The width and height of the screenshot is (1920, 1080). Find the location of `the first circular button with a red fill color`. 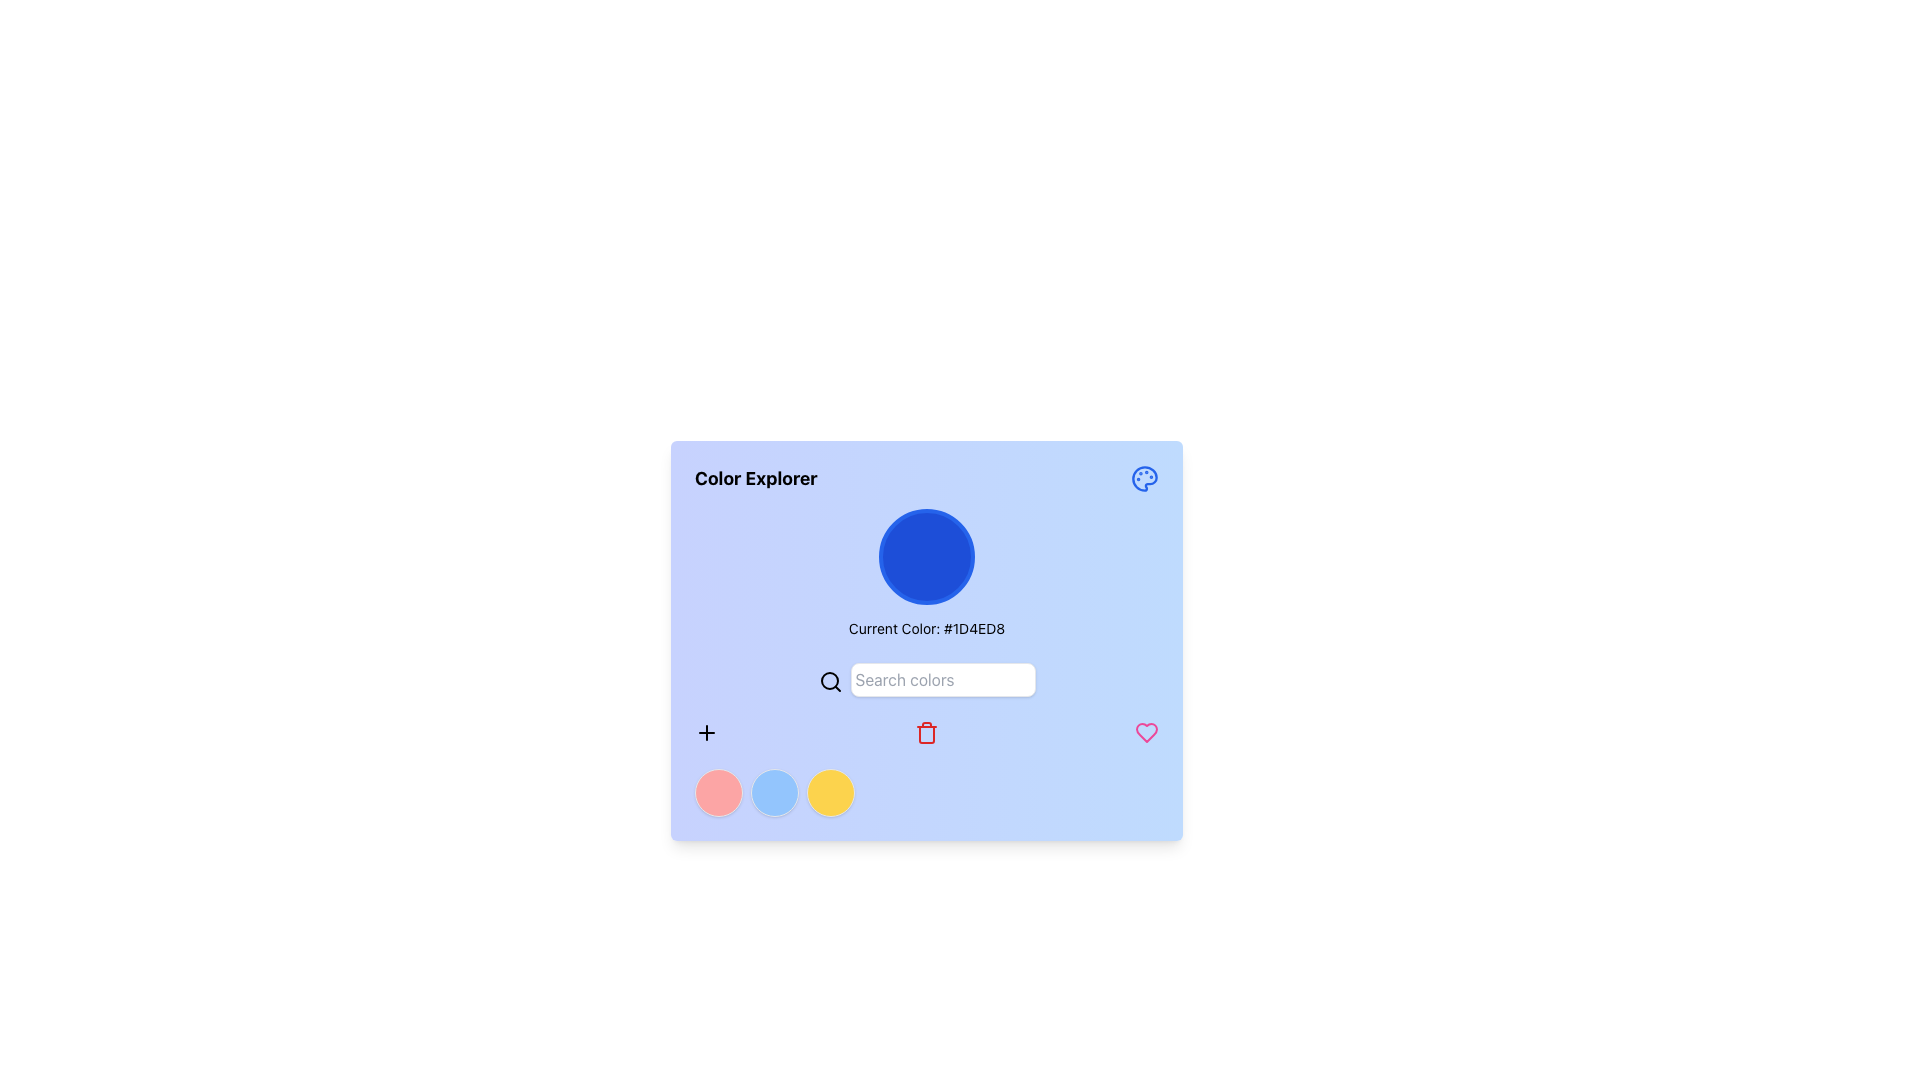

the first circular button with a red fill color is located at coordinates (719, 792).